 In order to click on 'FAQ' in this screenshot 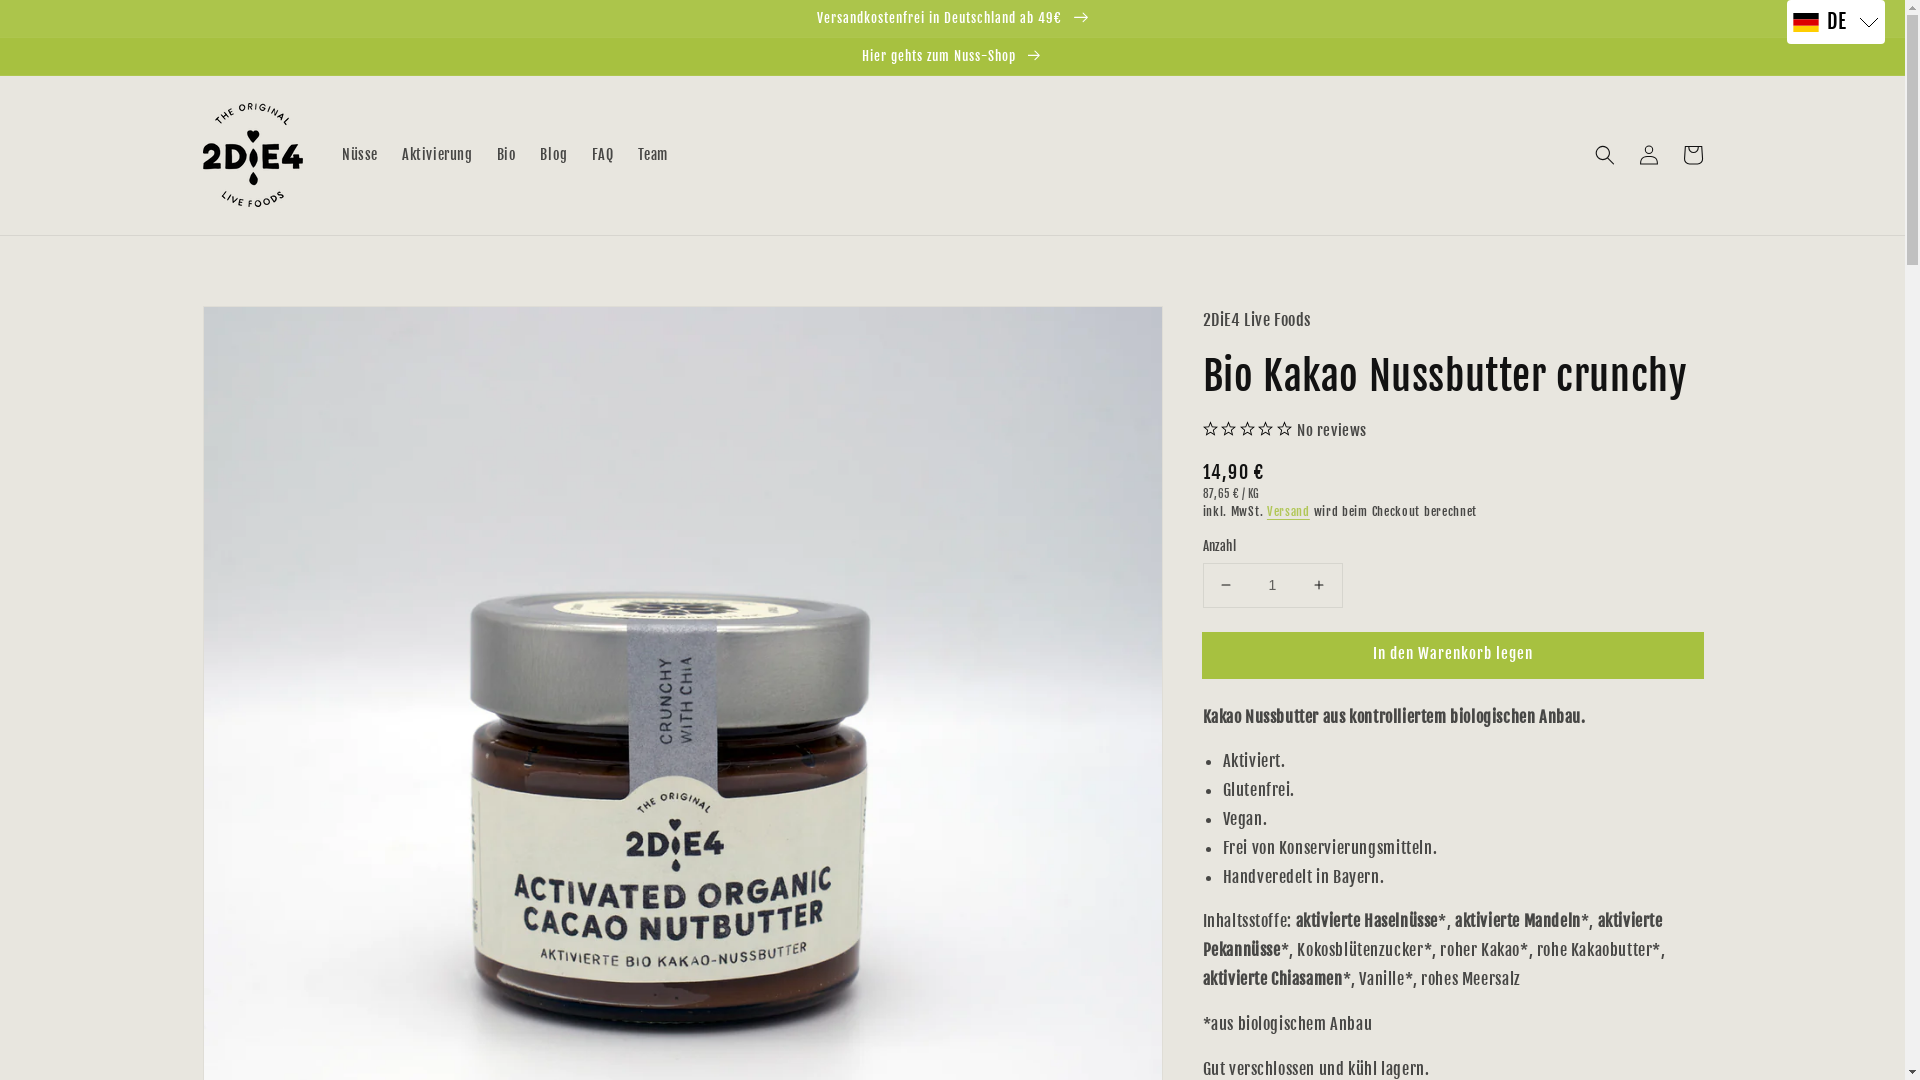, I will do `click(602, 153)`.